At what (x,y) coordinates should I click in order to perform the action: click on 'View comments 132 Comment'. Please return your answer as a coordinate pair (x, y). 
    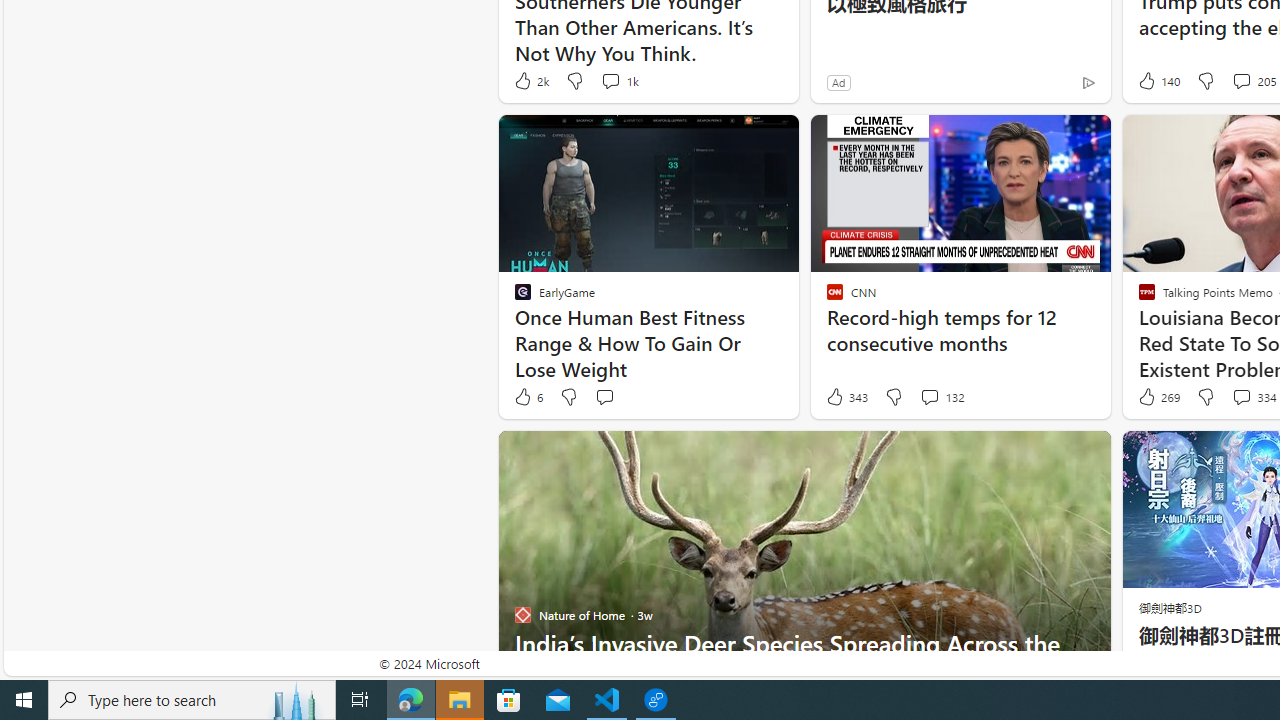
    Looking at the image, I should click on (941, 397).